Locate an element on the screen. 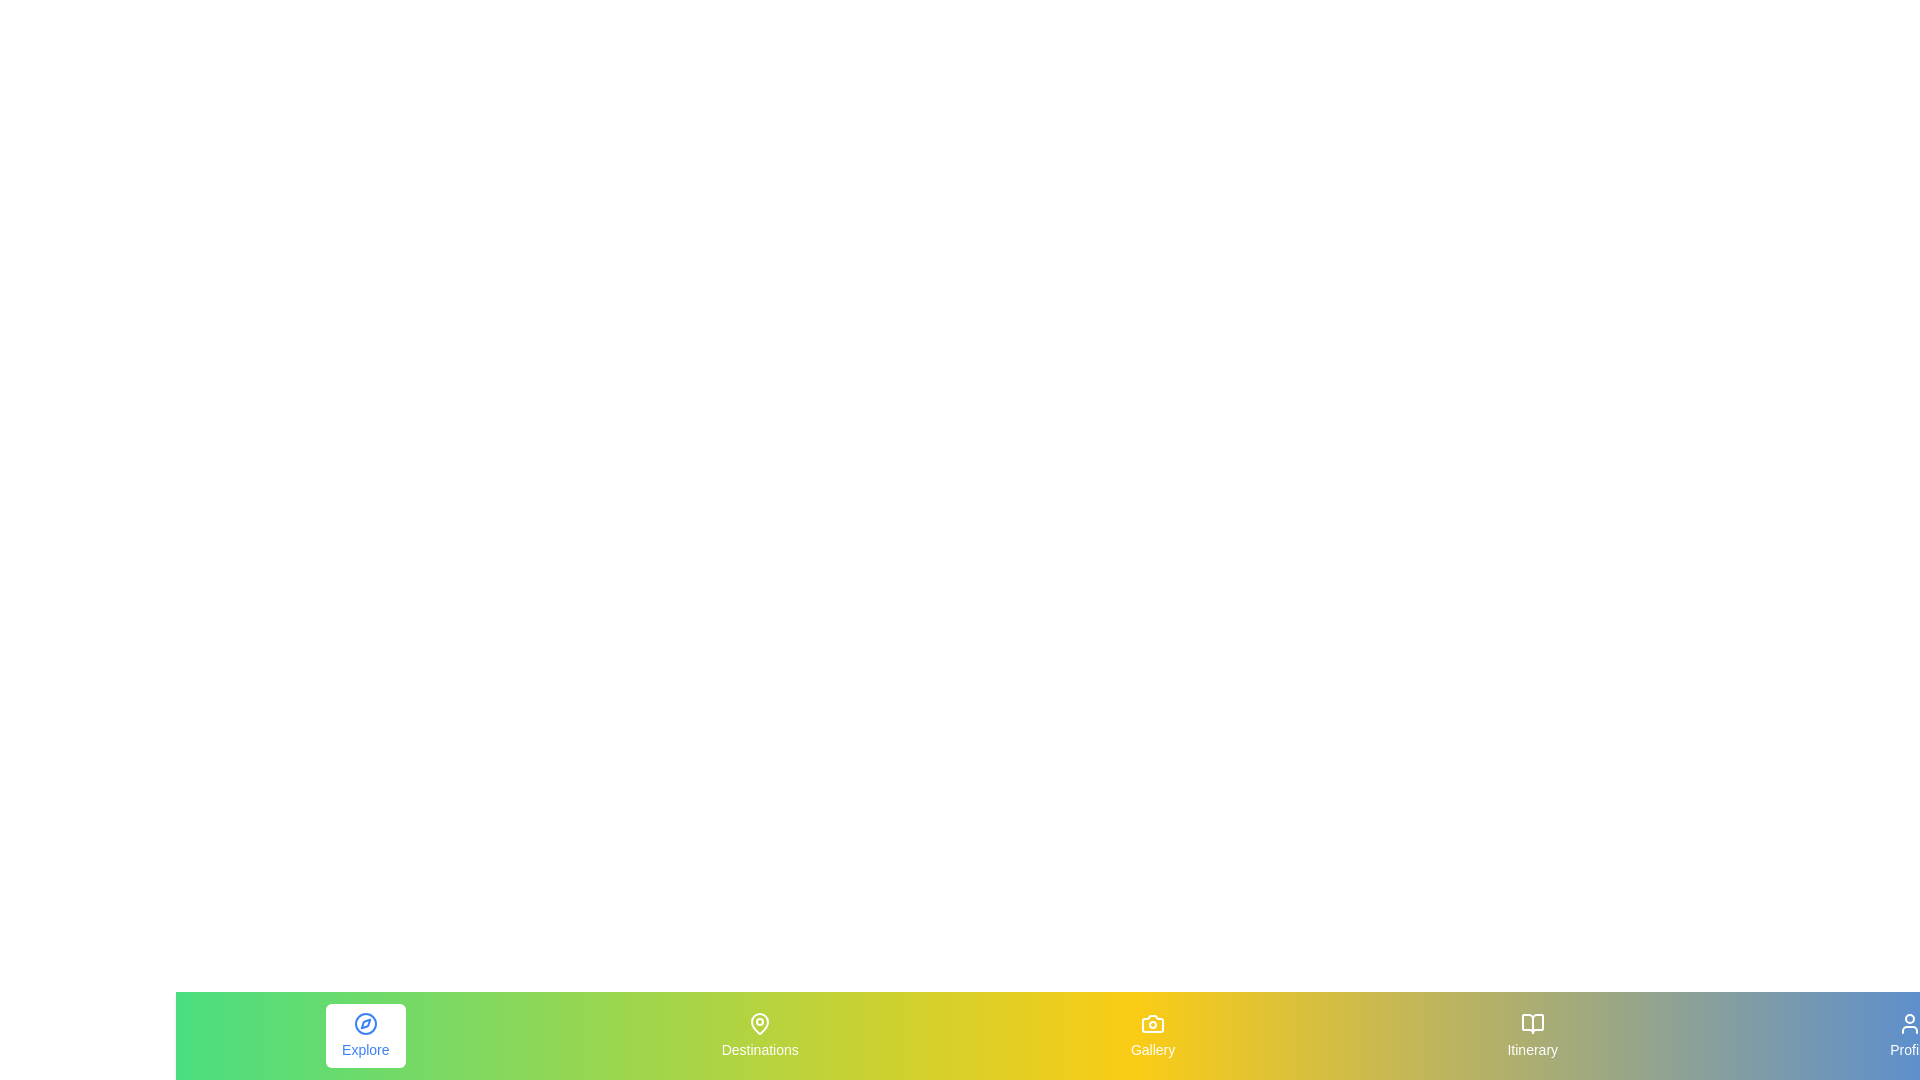  the Explore element to view its hover effect is located at coordinates (365, 1035).